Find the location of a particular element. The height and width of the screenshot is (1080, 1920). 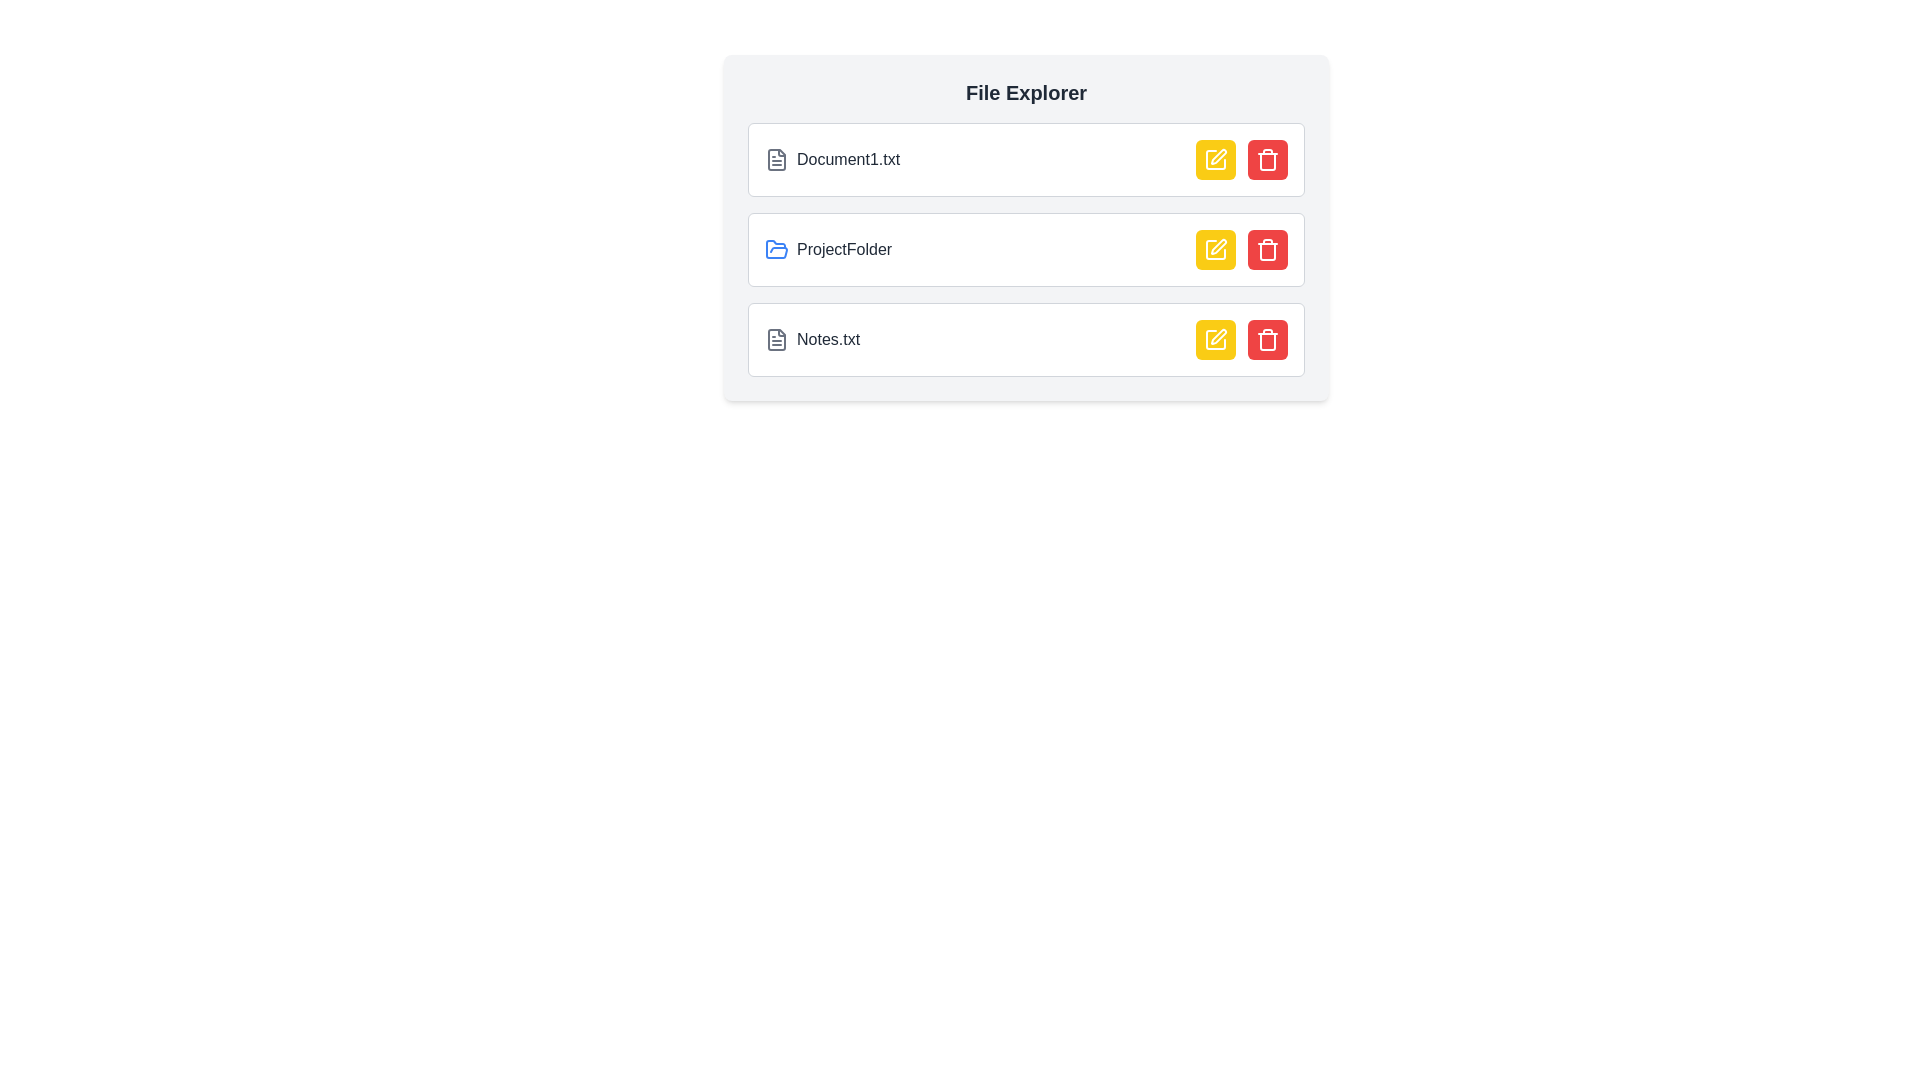

the trash can icon with a minimalist line art style, which is located in the red actionable button next to the yellow pencil icon, within the file explorer interface under the 'ProjectFolder' list item is located at coordinates (1266, 249).